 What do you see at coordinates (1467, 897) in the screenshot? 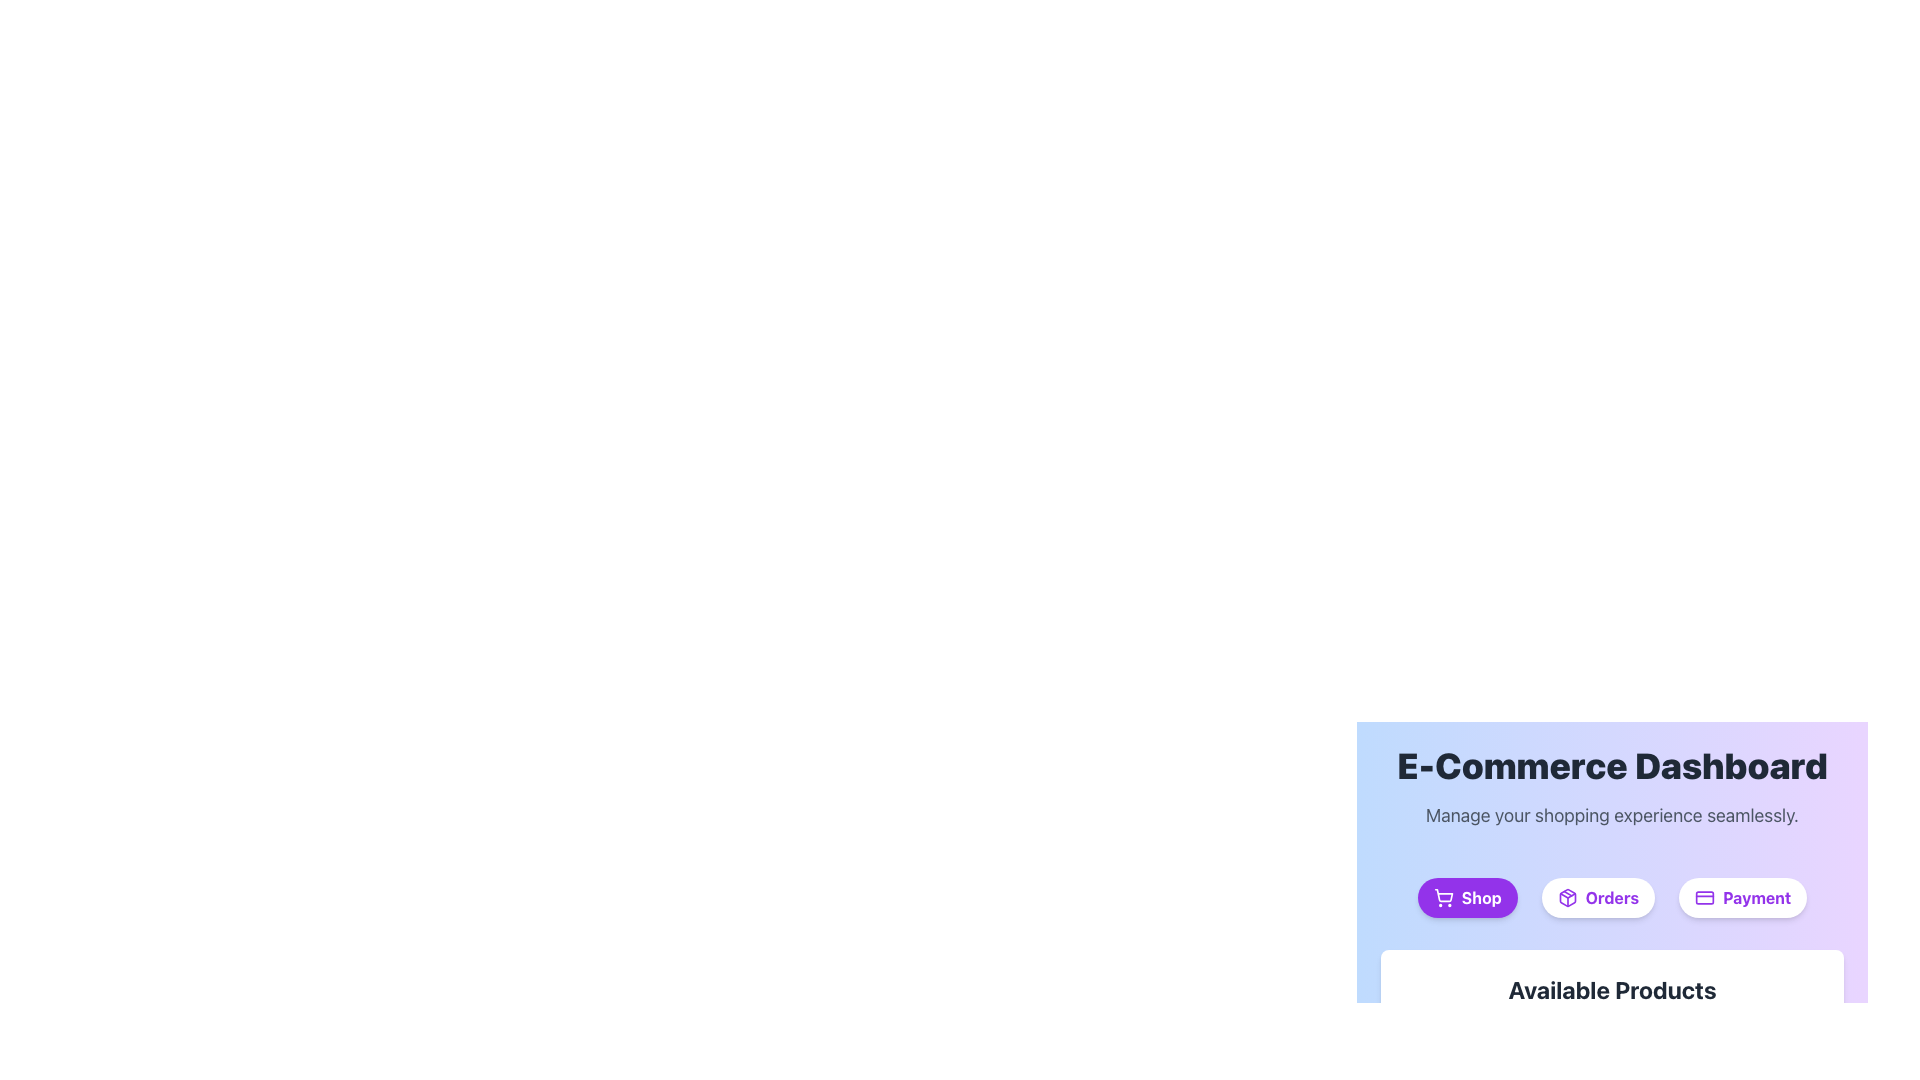
I see `the button with a bold purple background and a shopping cart icon labeled 'Shop'` at bounding box center [1467, 897].